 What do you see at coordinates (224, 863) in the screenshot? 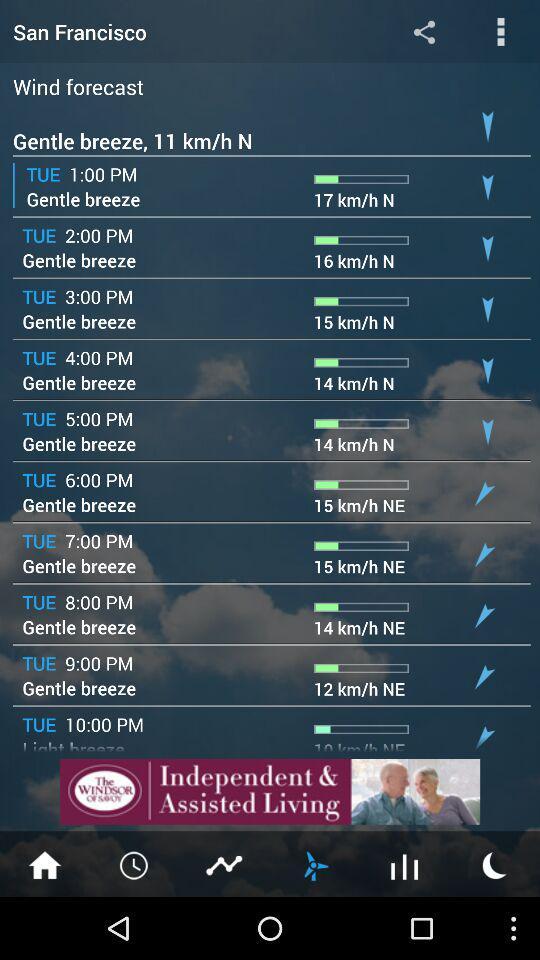
I see `compare weather` at bounding box center [224, 863].